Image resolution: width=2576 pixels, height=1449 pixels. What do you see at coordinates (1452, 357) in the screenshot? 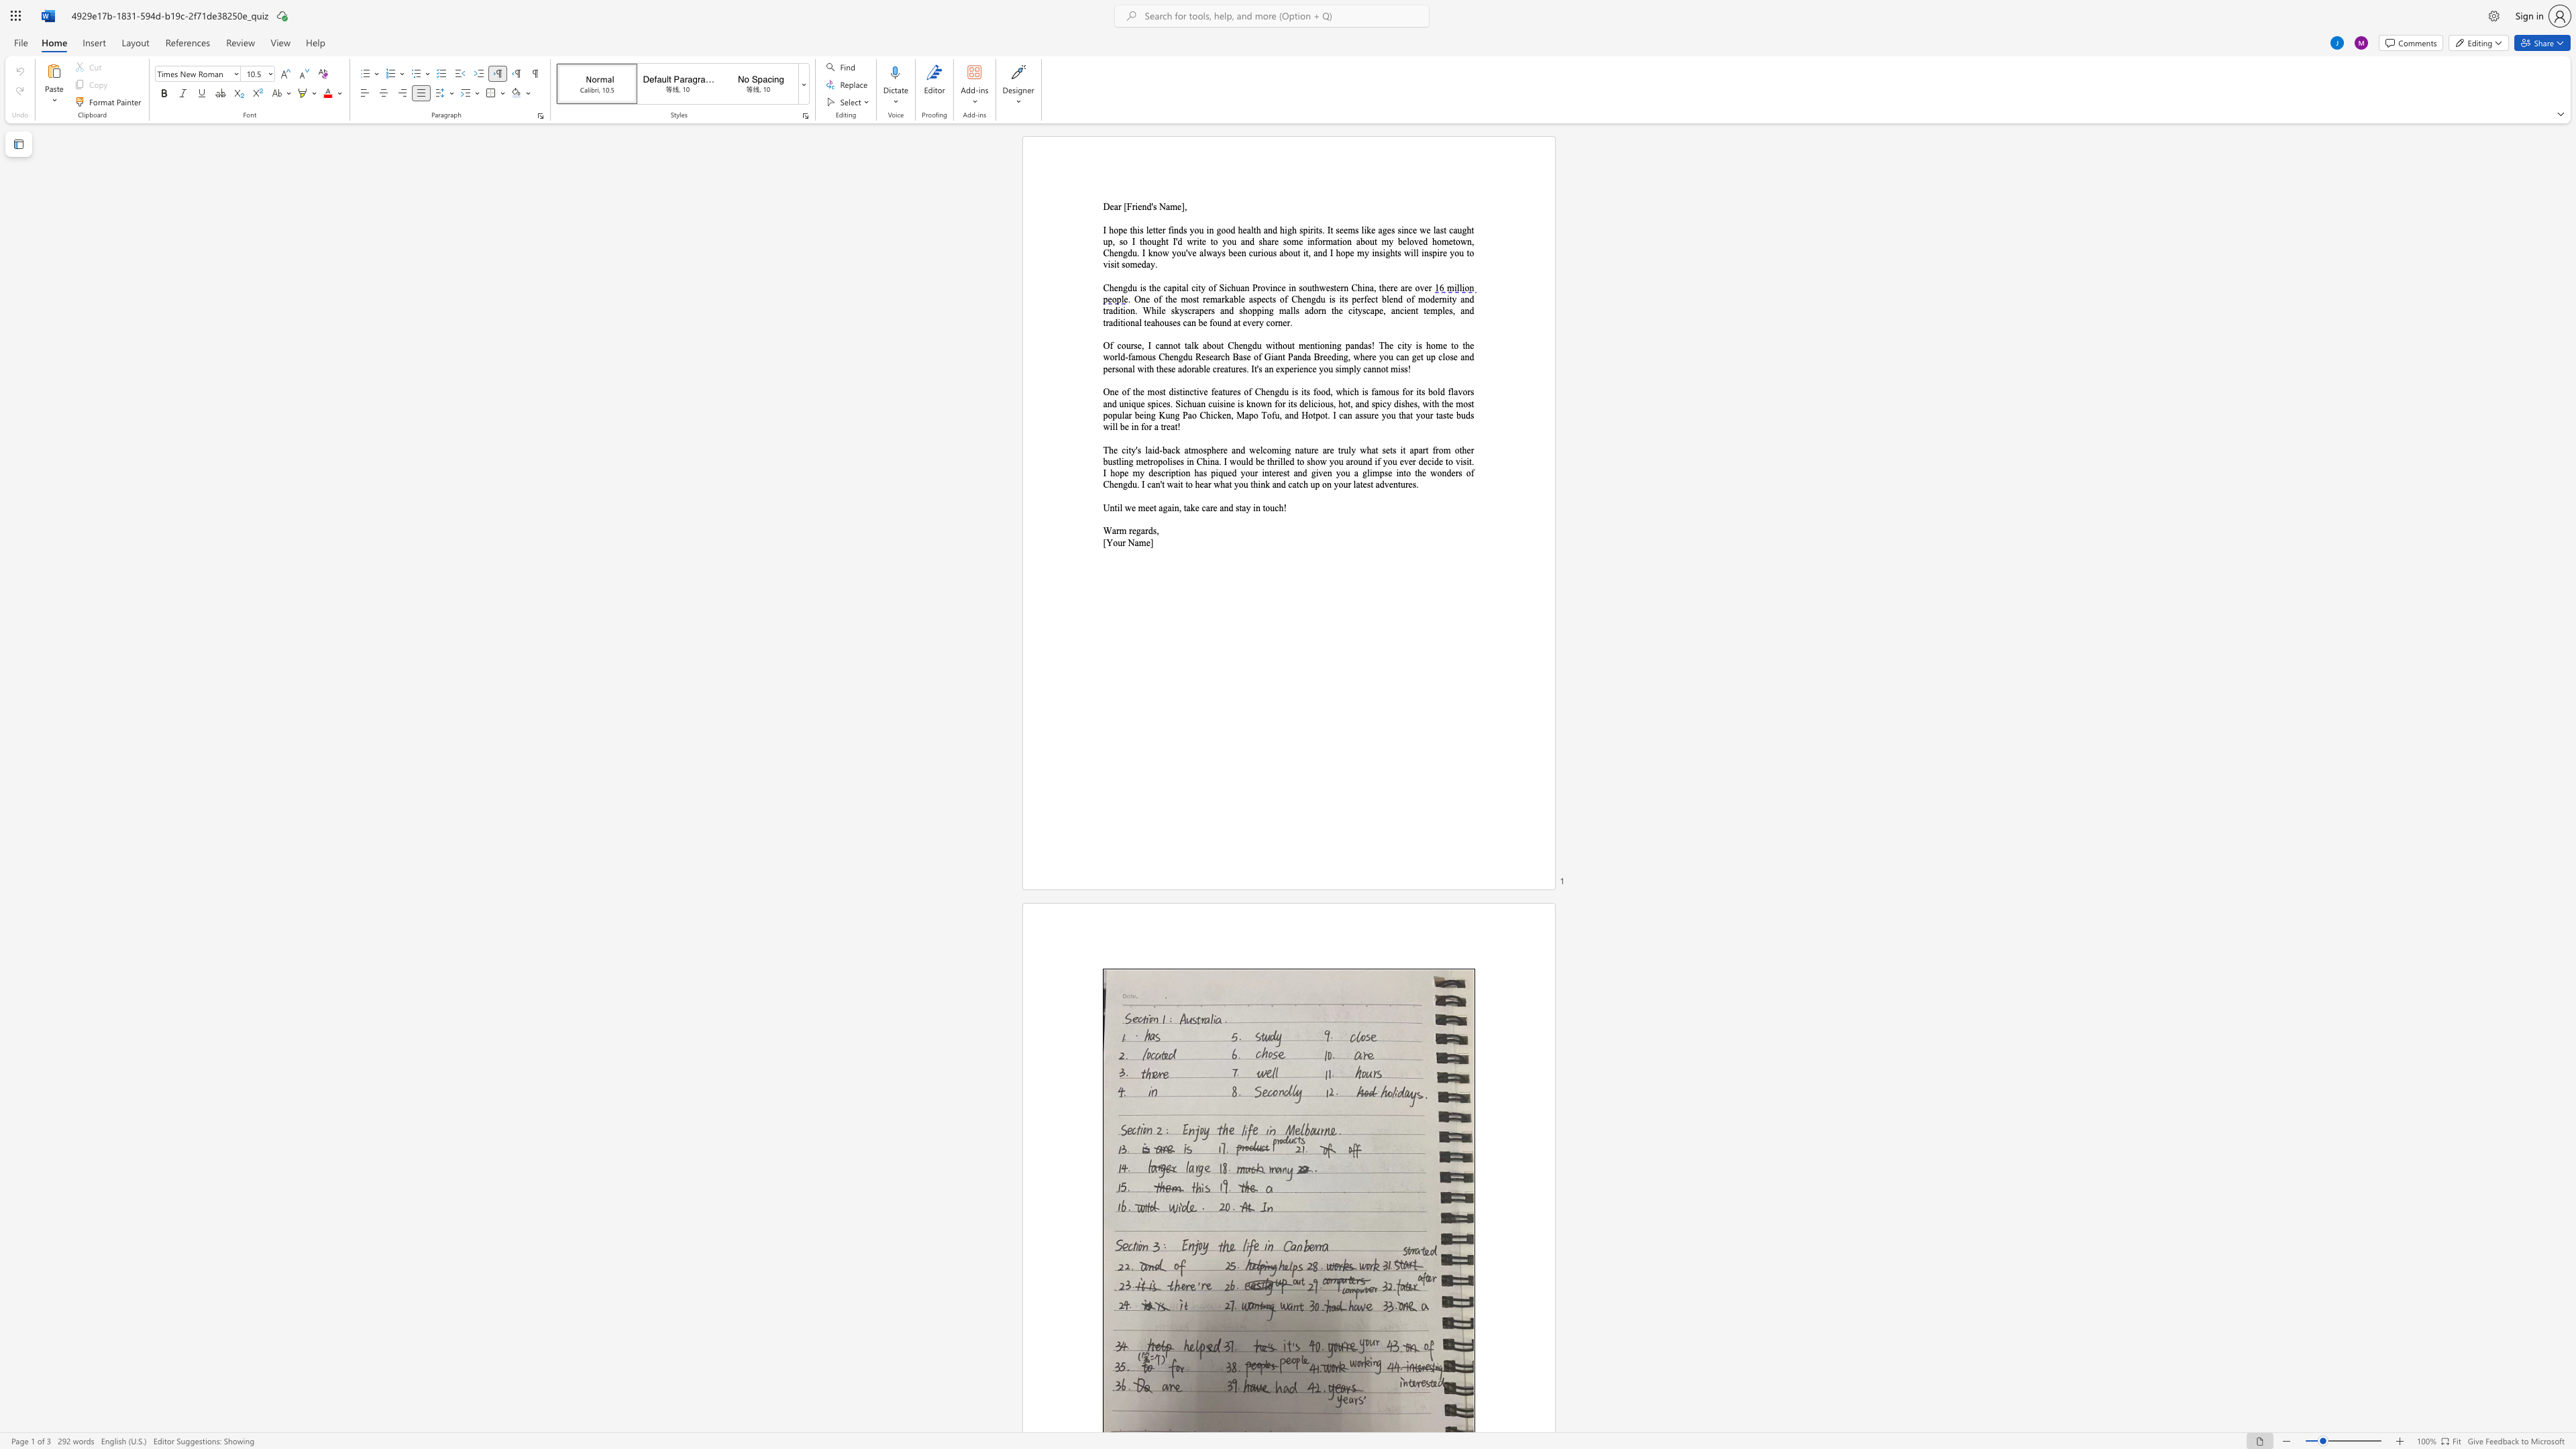
I see `the subset text "e and personal with these adora" within the text "Of course, I cannot talk about Chengdu without mentioning pandas! The city is home to the world-famous Chengdu Research Base of Giant Panda Breeding, where you can get up close and personal with these adorable creatures."` at bounding box center [1452, 357].